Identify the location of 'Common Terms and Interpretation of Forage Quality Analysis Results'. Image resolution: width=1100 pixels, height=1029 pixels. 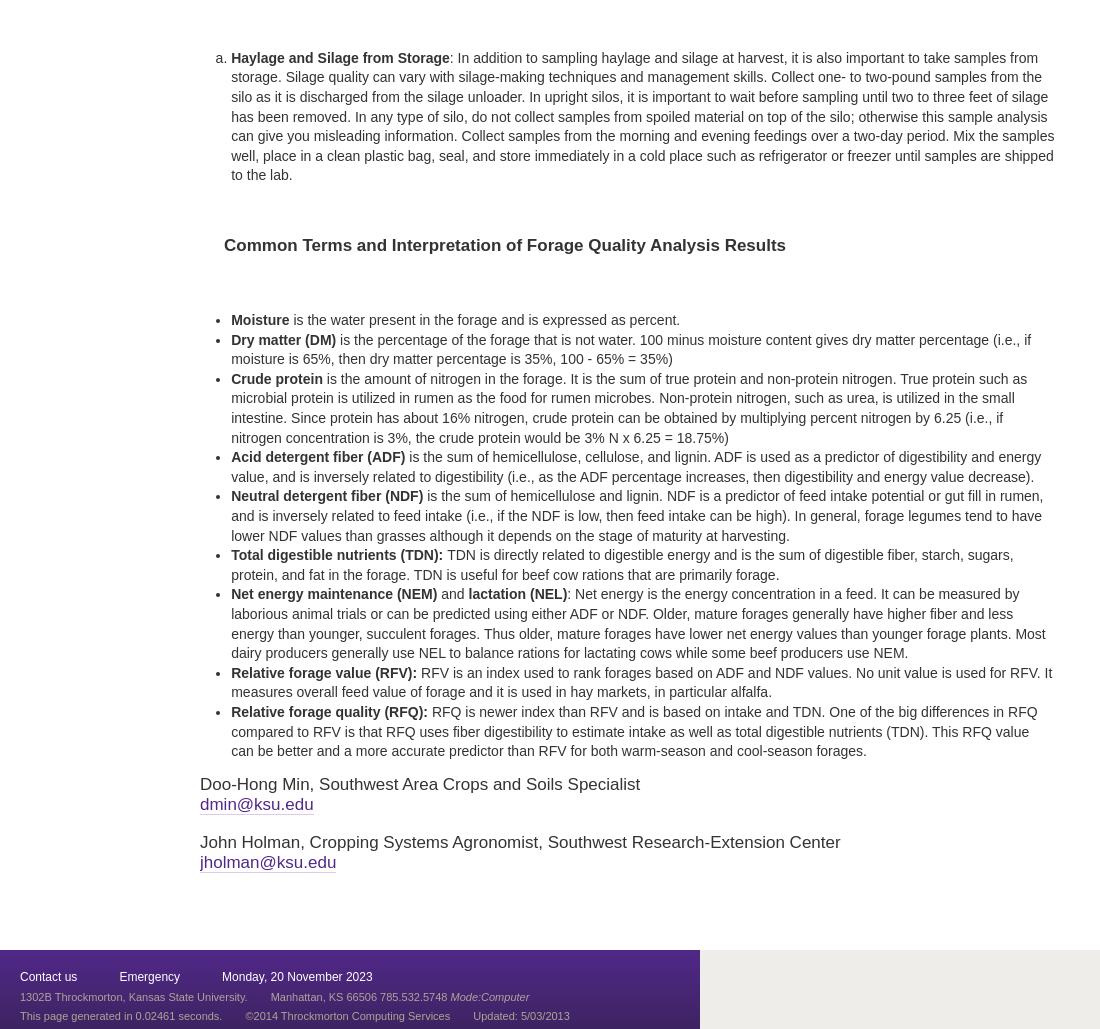
(223, 244).